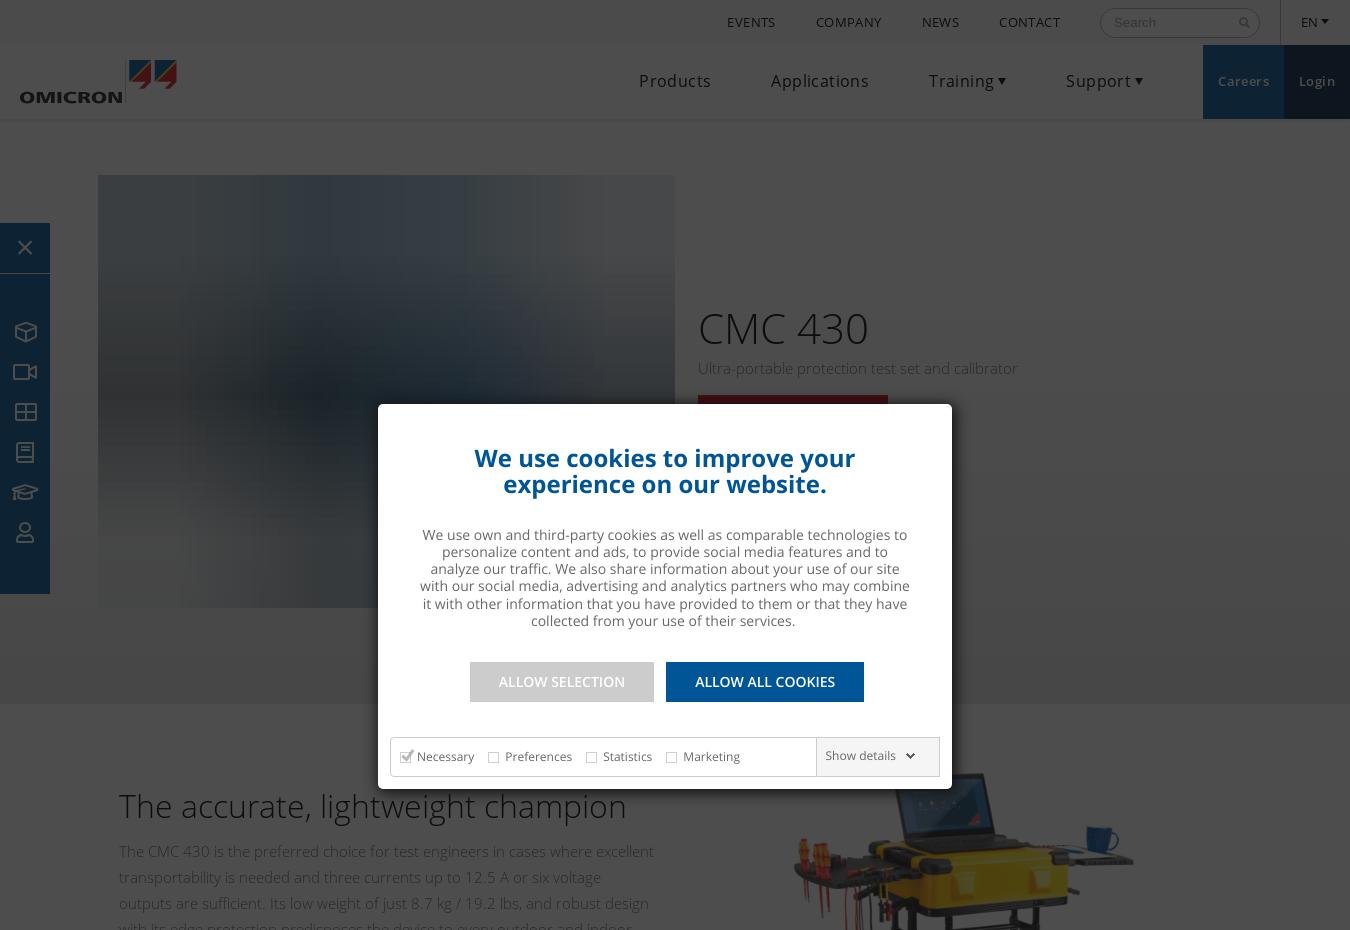 The height and width of the screenshot is (930, 1350). I want to click on 'Careers', so click(1243, 81).